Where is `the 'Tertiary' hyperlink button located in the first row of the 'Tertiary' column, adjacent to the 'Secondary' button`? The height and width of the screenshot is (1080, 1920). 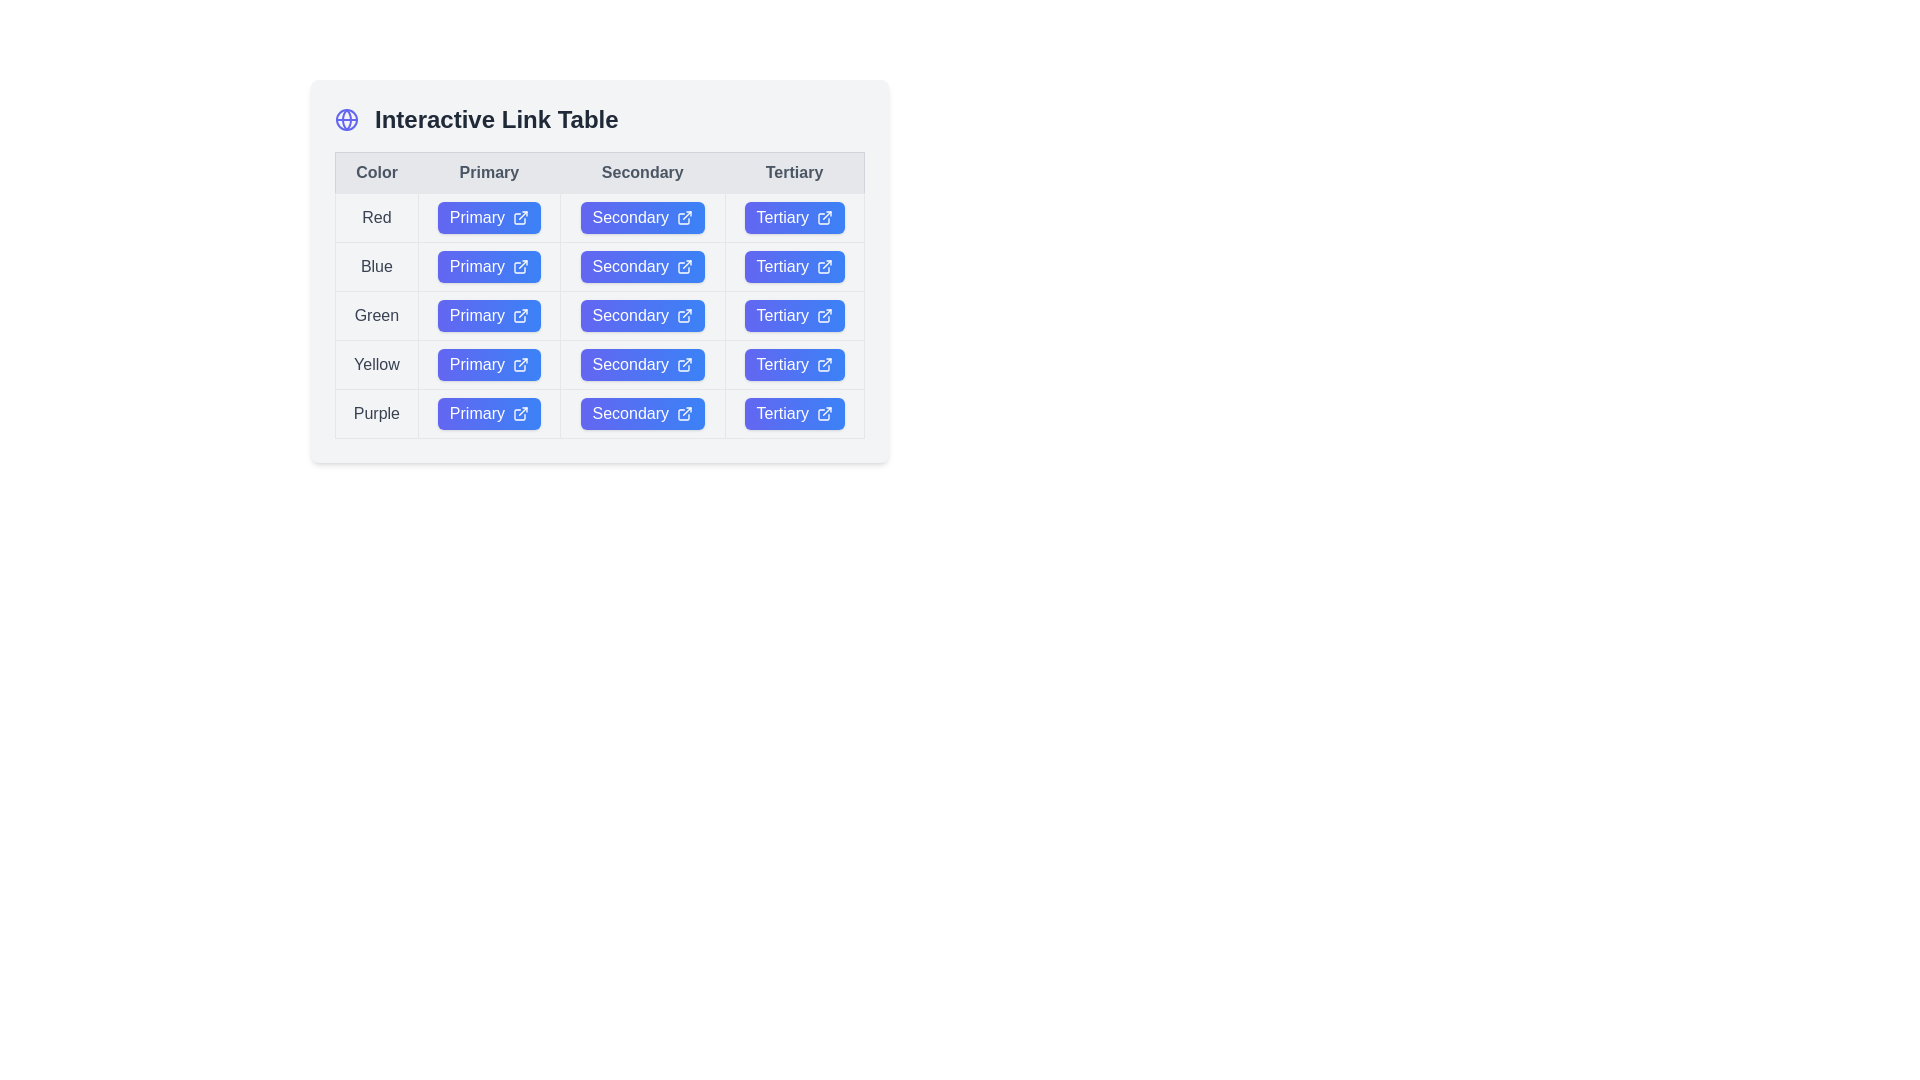
the 'Tertiary' hyperlink button located in the first row of the 'Tertiary' column, adjacent to the 'Secondary' button is located at coordinates (793, 218).